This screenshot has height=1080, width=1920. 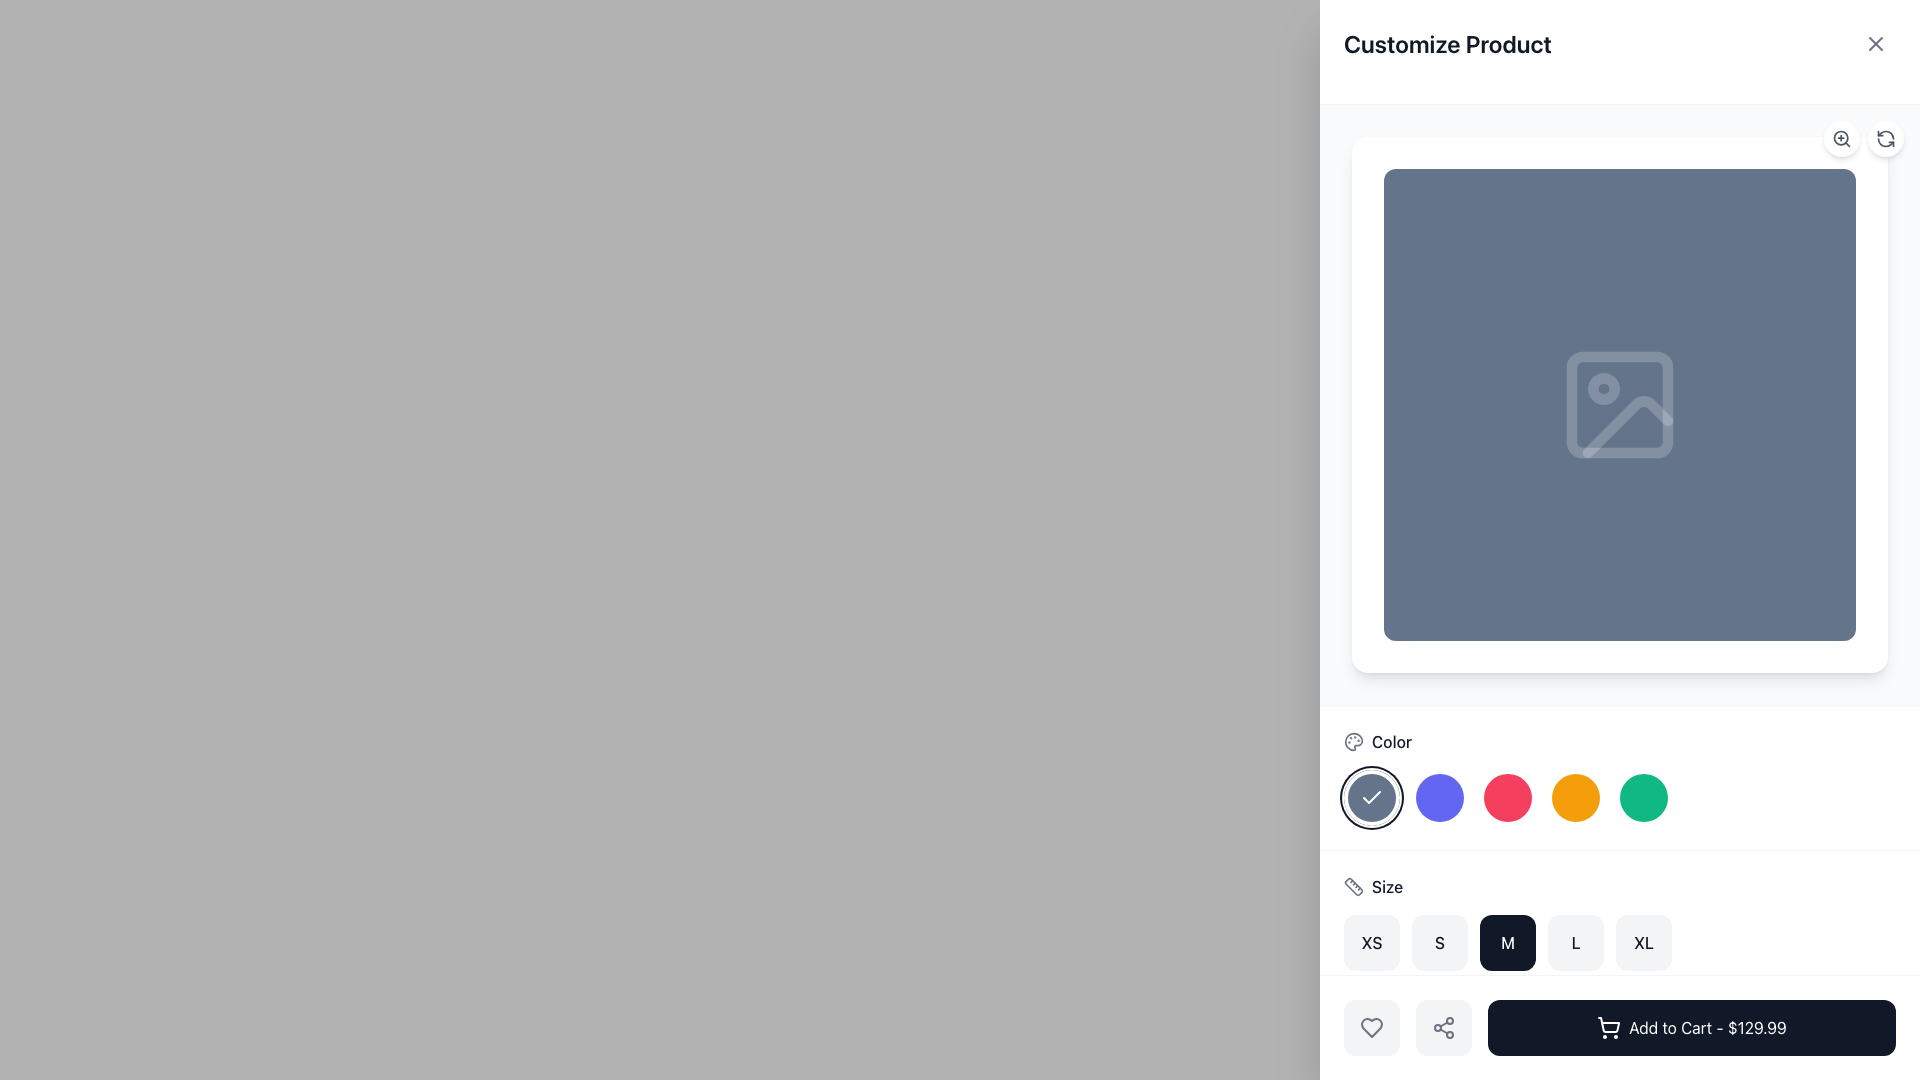 I want to click on the blue color selection button, which is the second circular button in the color options, located between the selected dark button and the pink button, so click(x=1440, y=797).